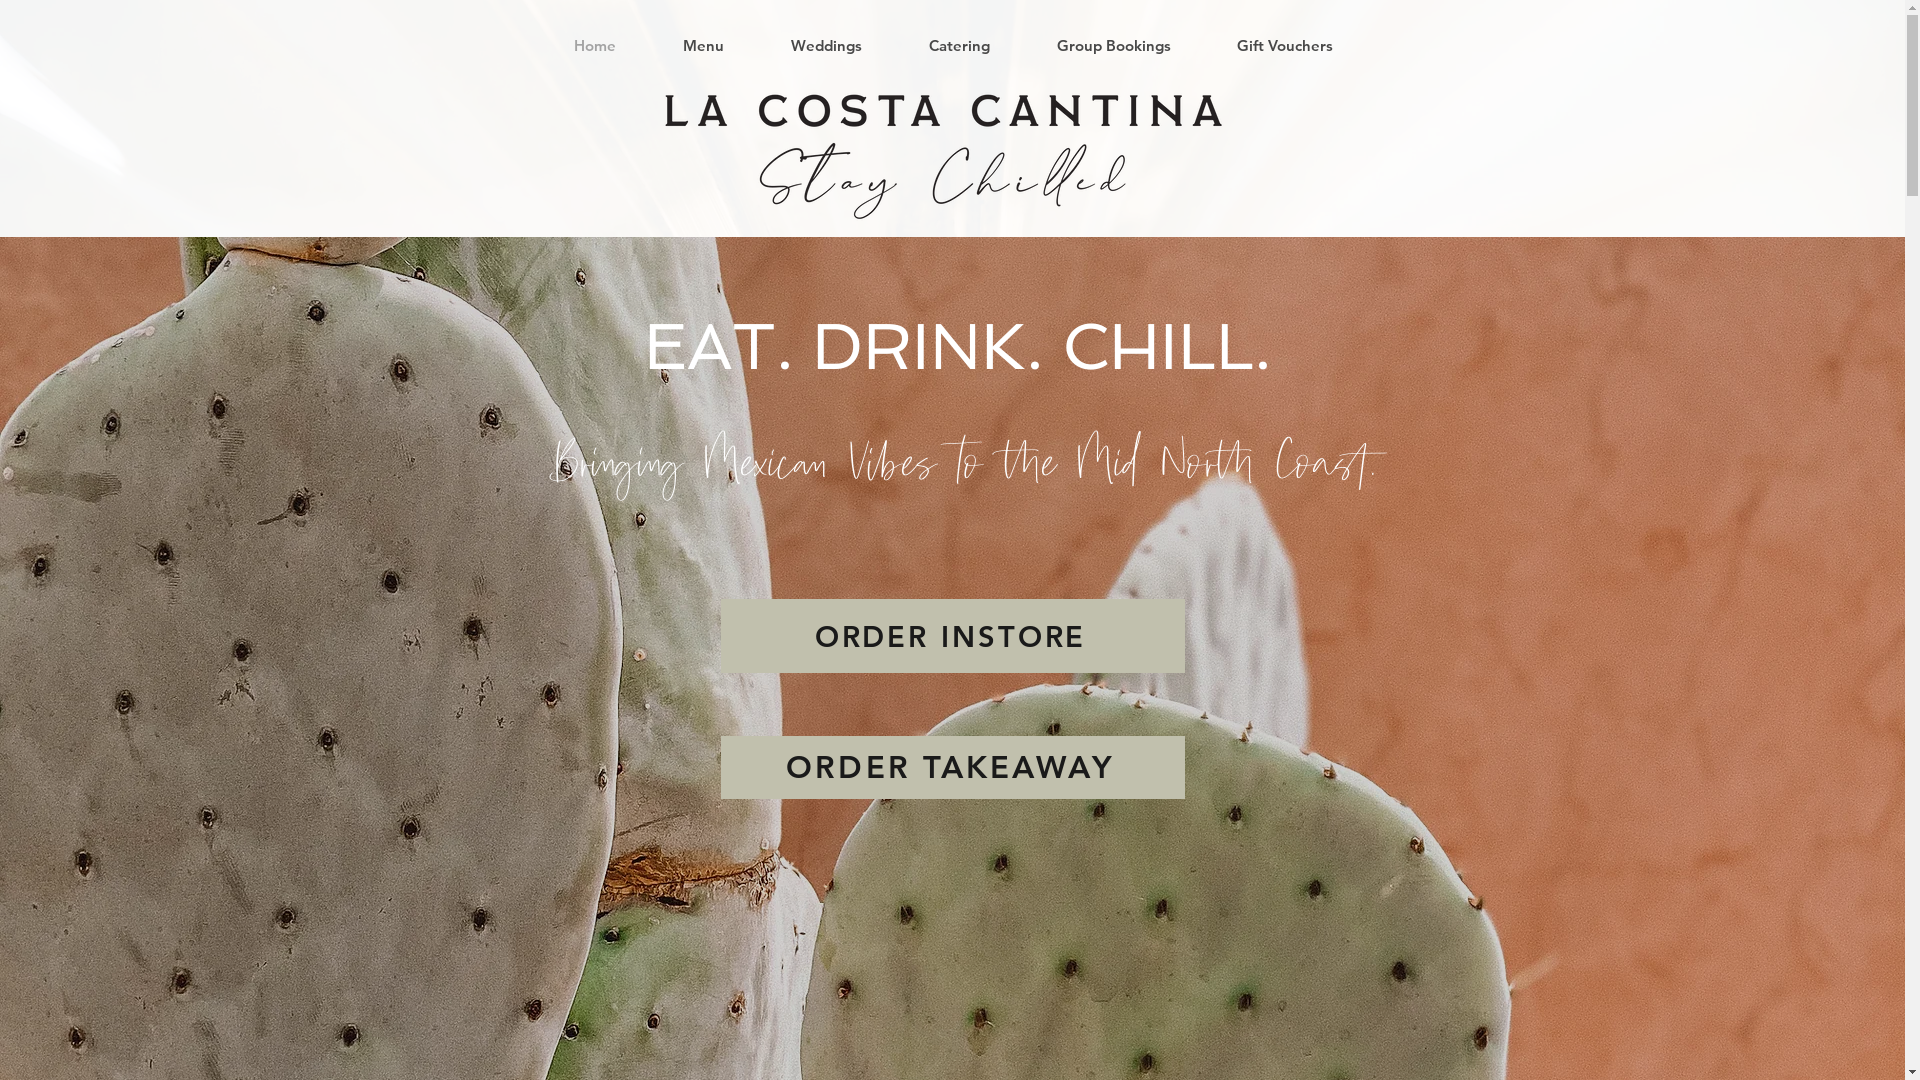 This screenshot has width=1920, height=1080. Describe the element at coordinates (960, 45) in the screenshot. I see `'Catering'` at that location.